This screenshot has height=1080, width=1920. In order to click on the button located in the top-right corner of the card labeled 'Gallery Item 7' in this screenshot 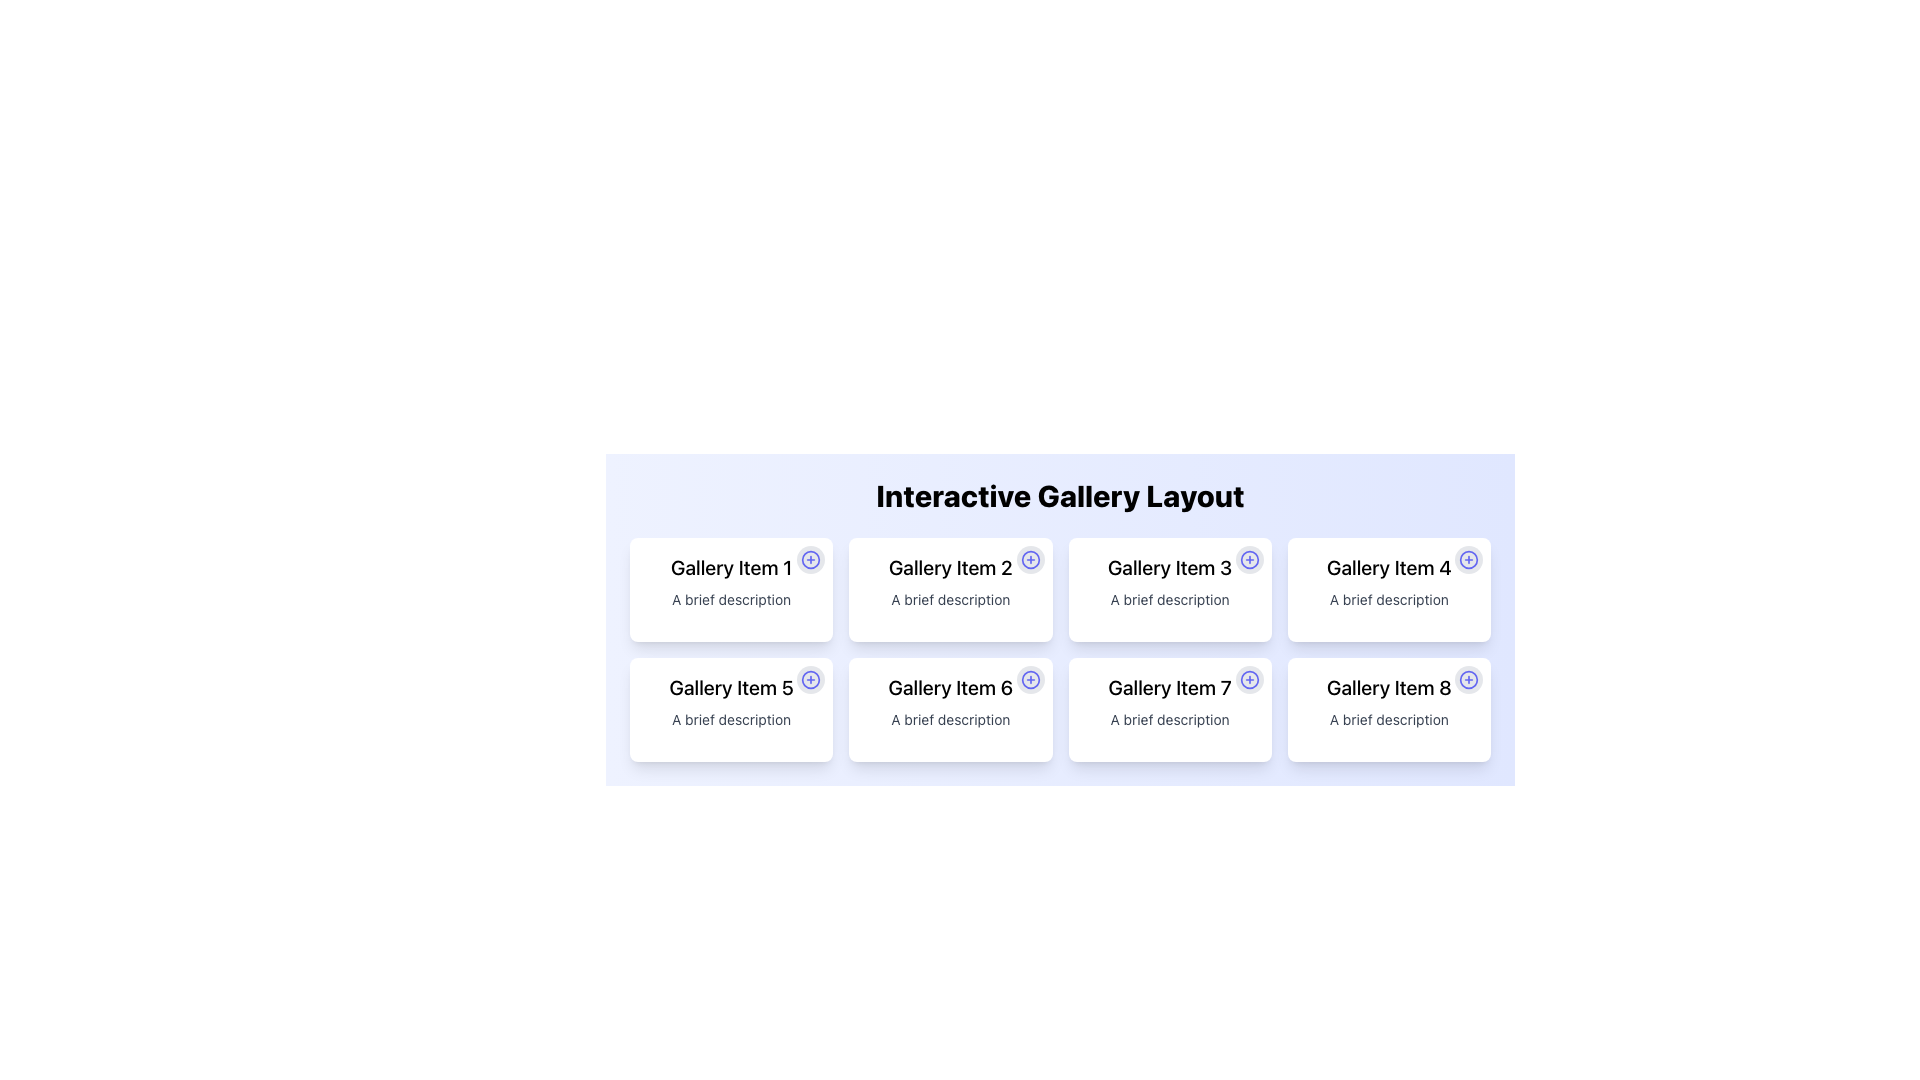, I will do `click(1248, 678)`.